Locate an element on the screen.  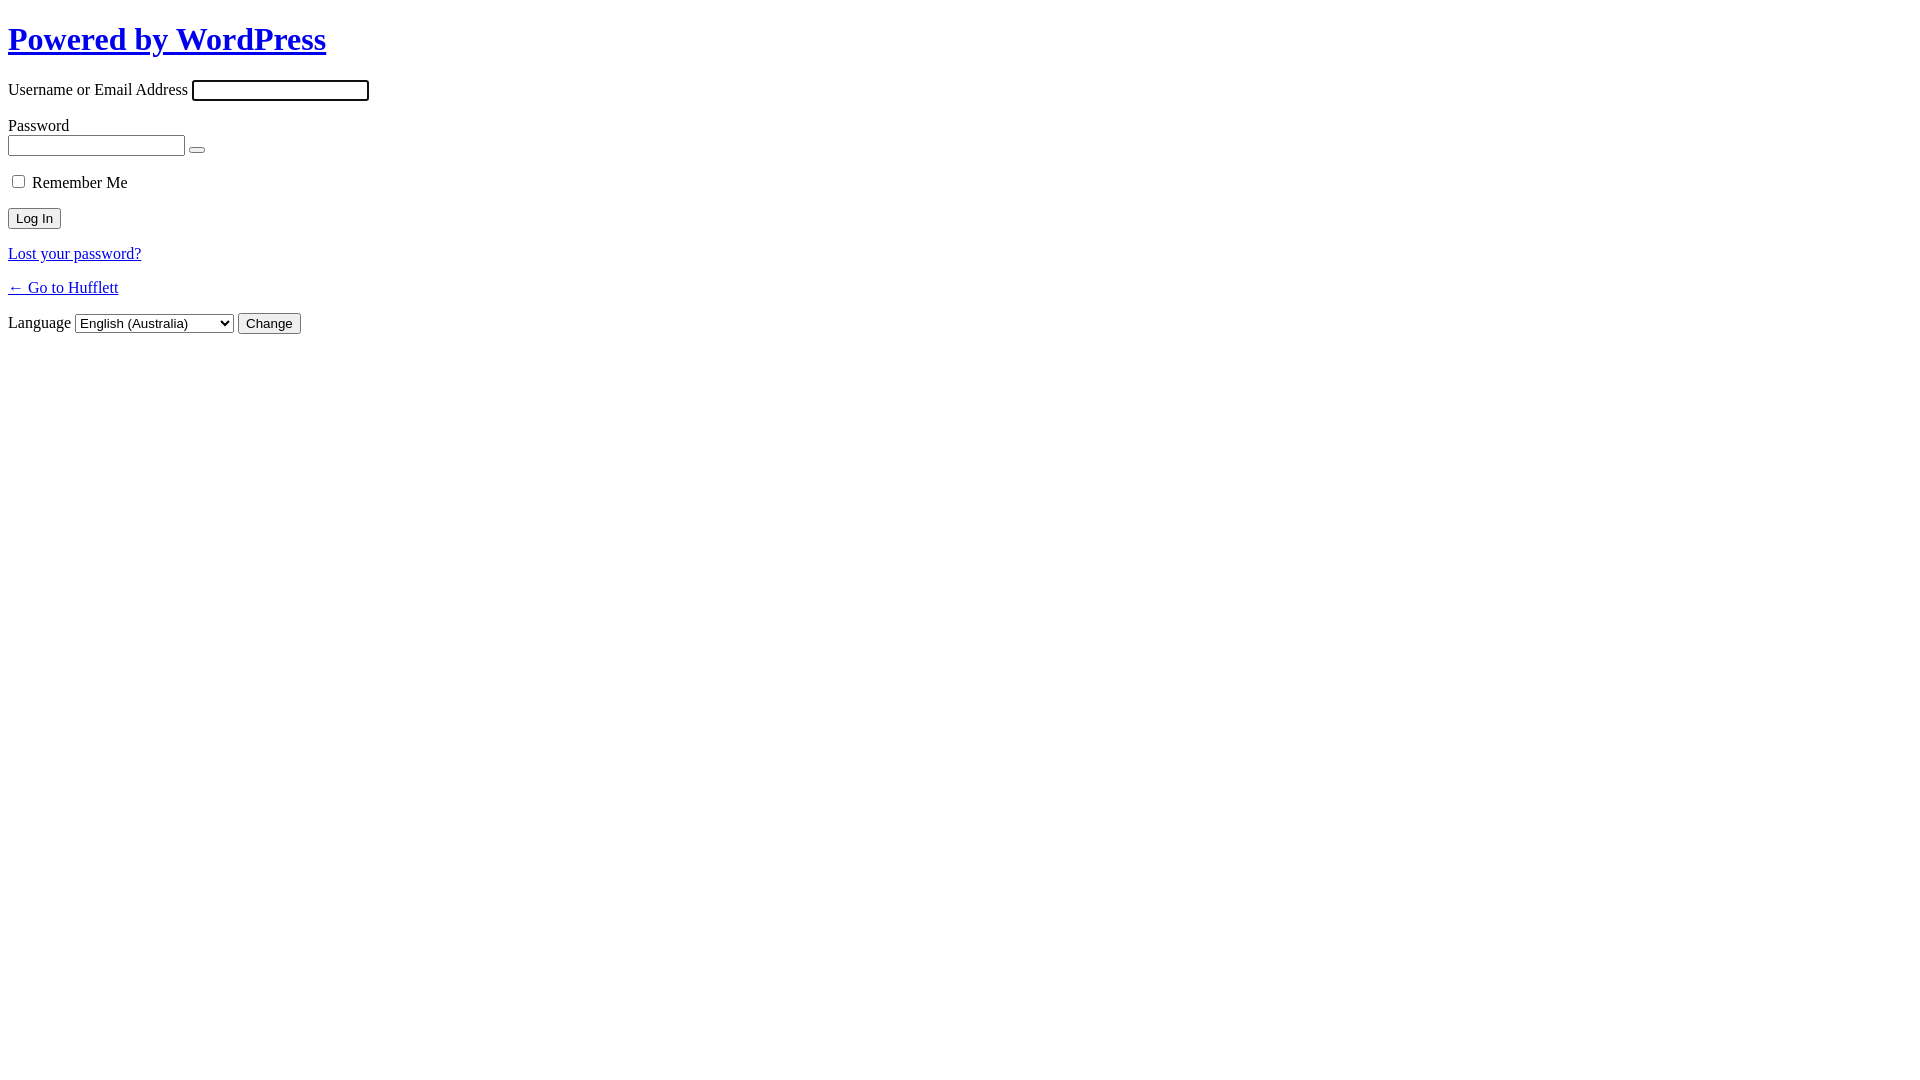
'Lost your password?' is located at coordinates (74, 252).